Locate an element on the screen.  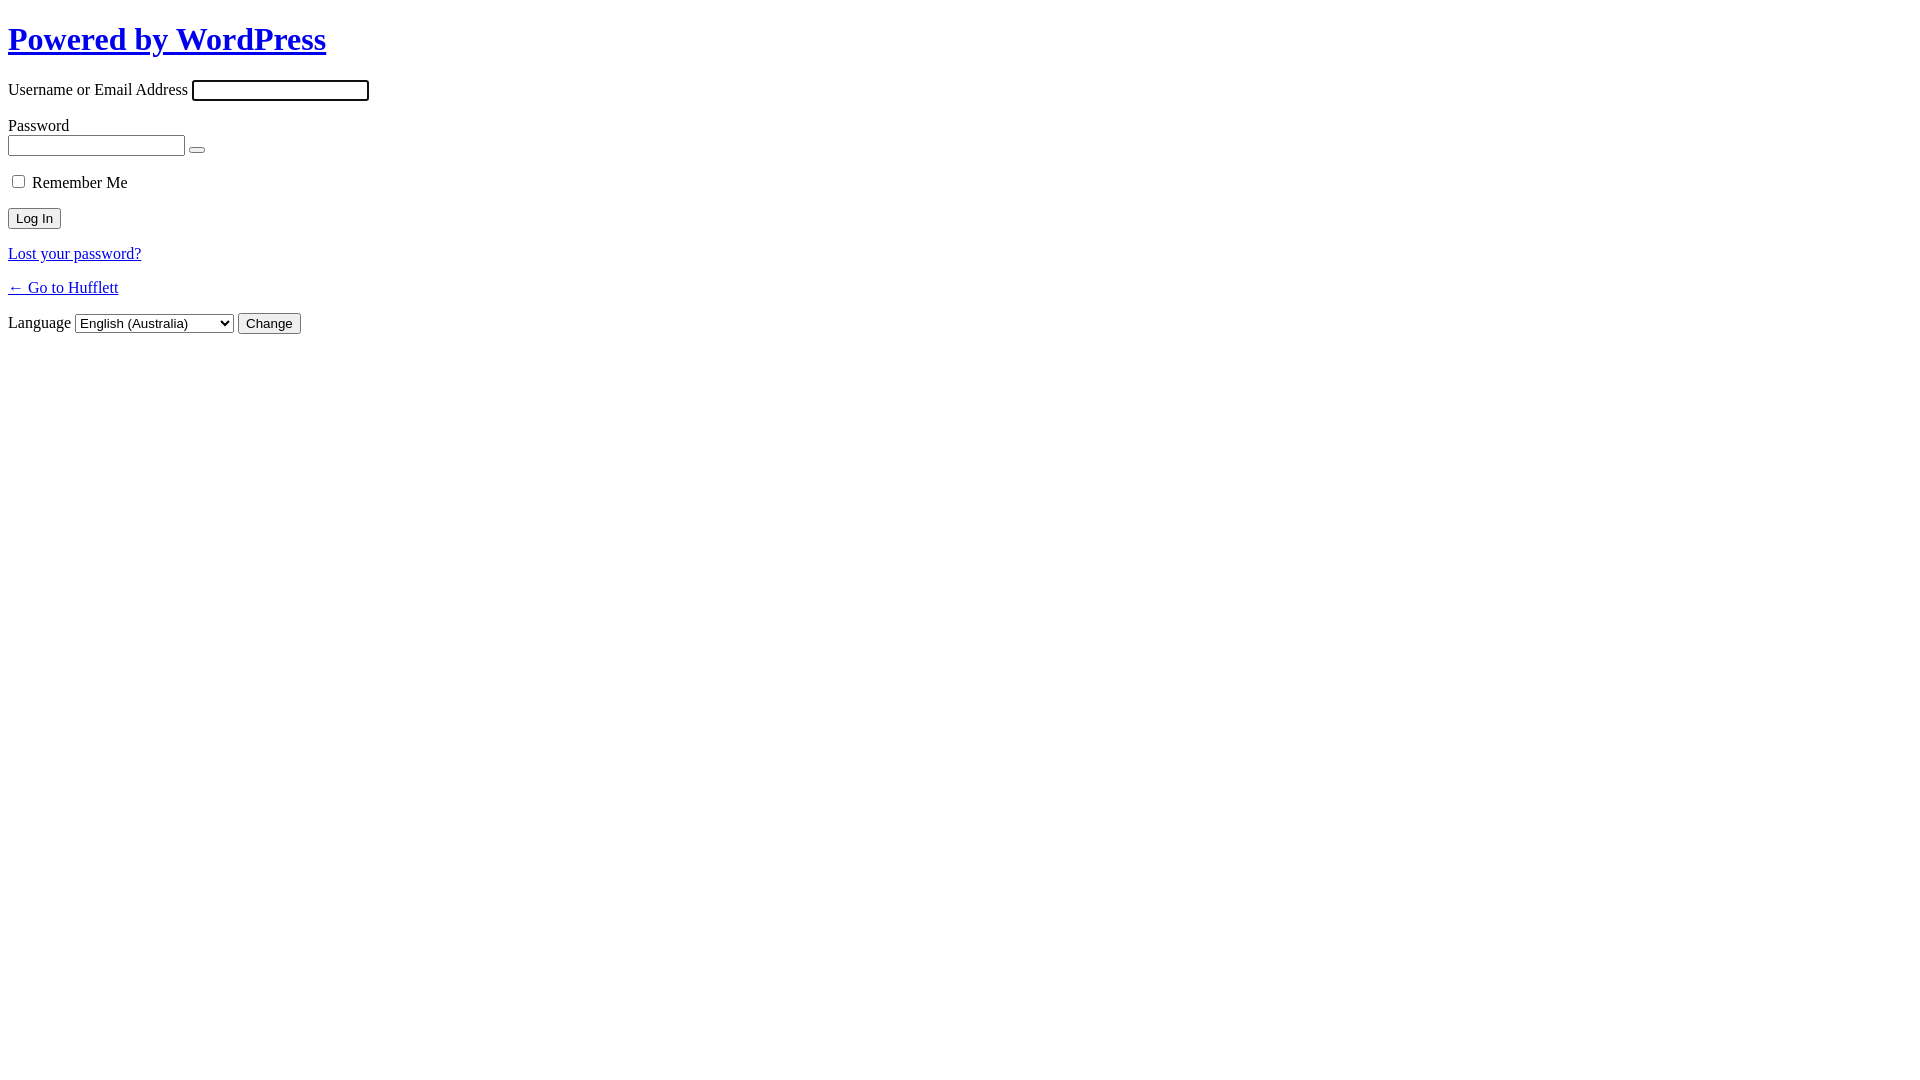
'Lost your password?' is located at coordinates (74, 252).